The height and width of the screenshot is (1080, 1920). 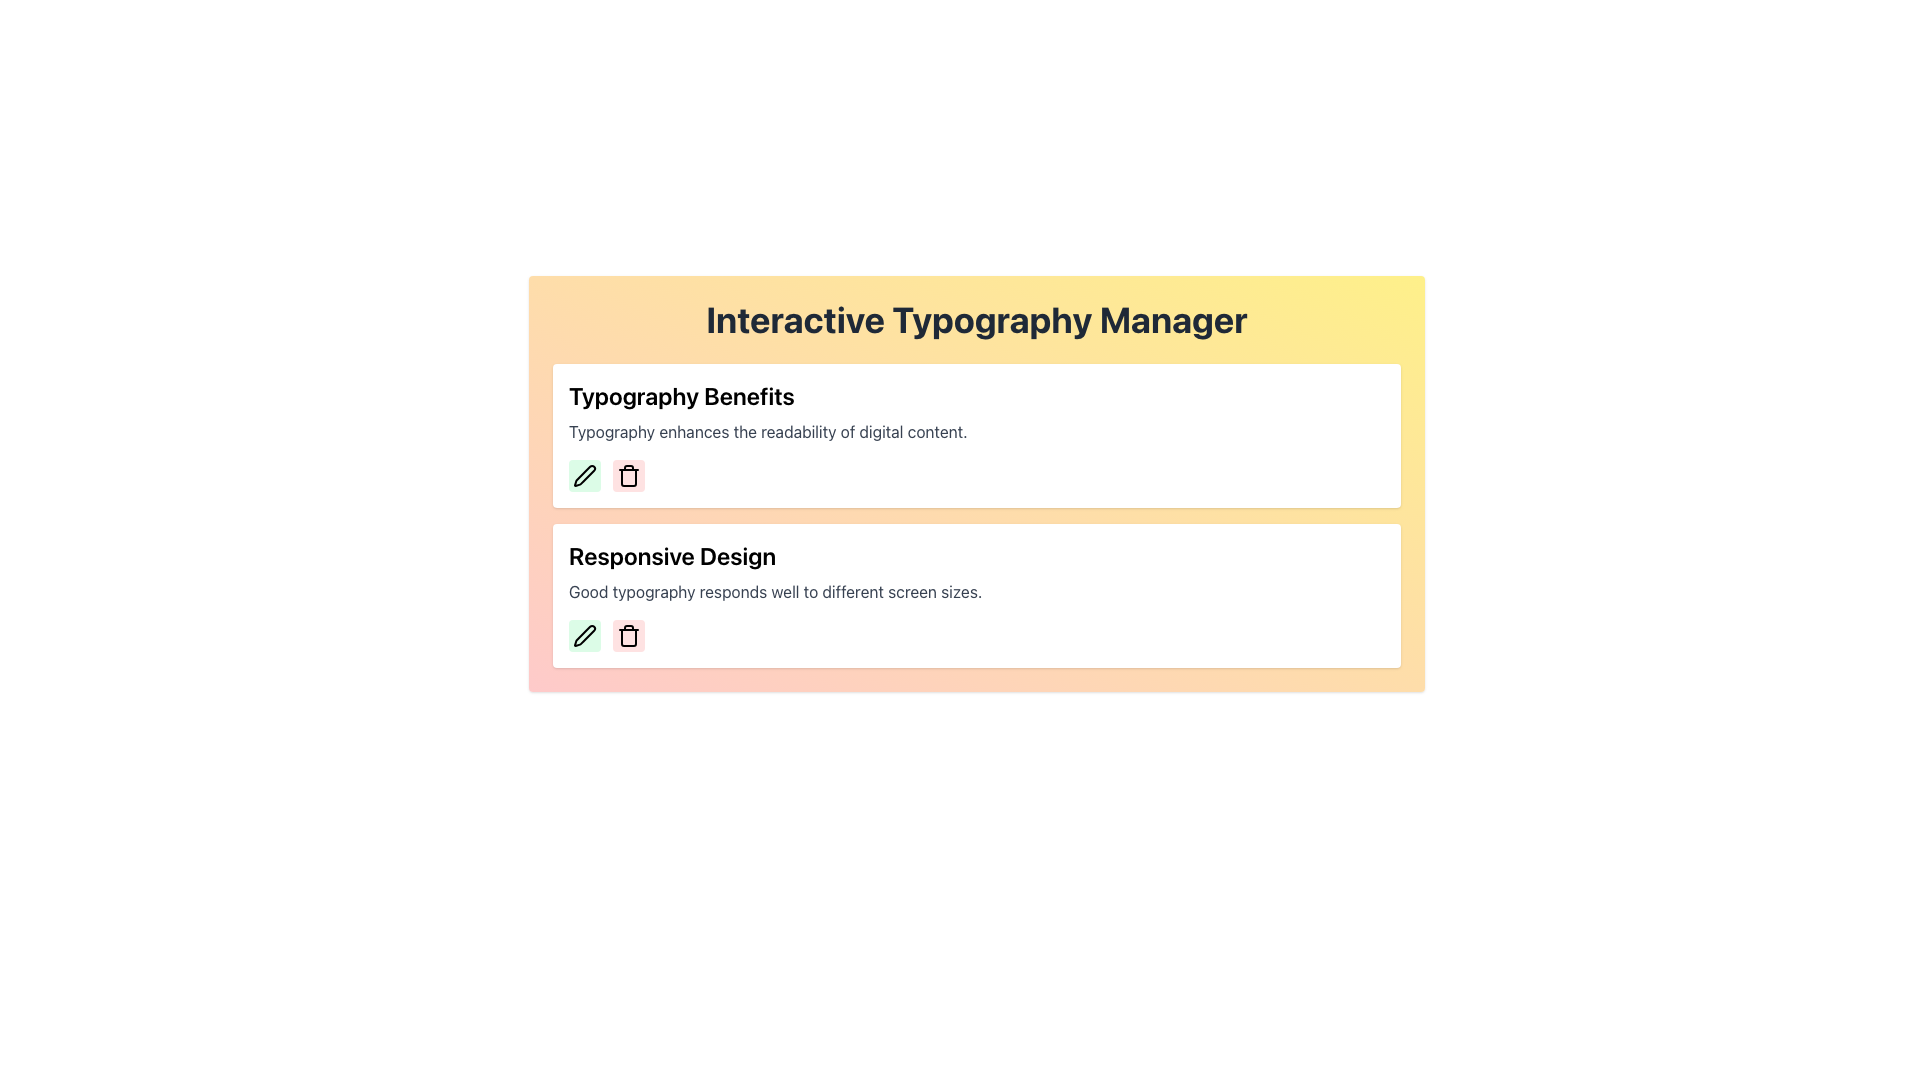 What do you see at coordinates (627, 636) in the screenshot?
I see `the second button with a trash can icon, located to the right of the green pencil button, to change its background shade` at bounding box center [627, 636].